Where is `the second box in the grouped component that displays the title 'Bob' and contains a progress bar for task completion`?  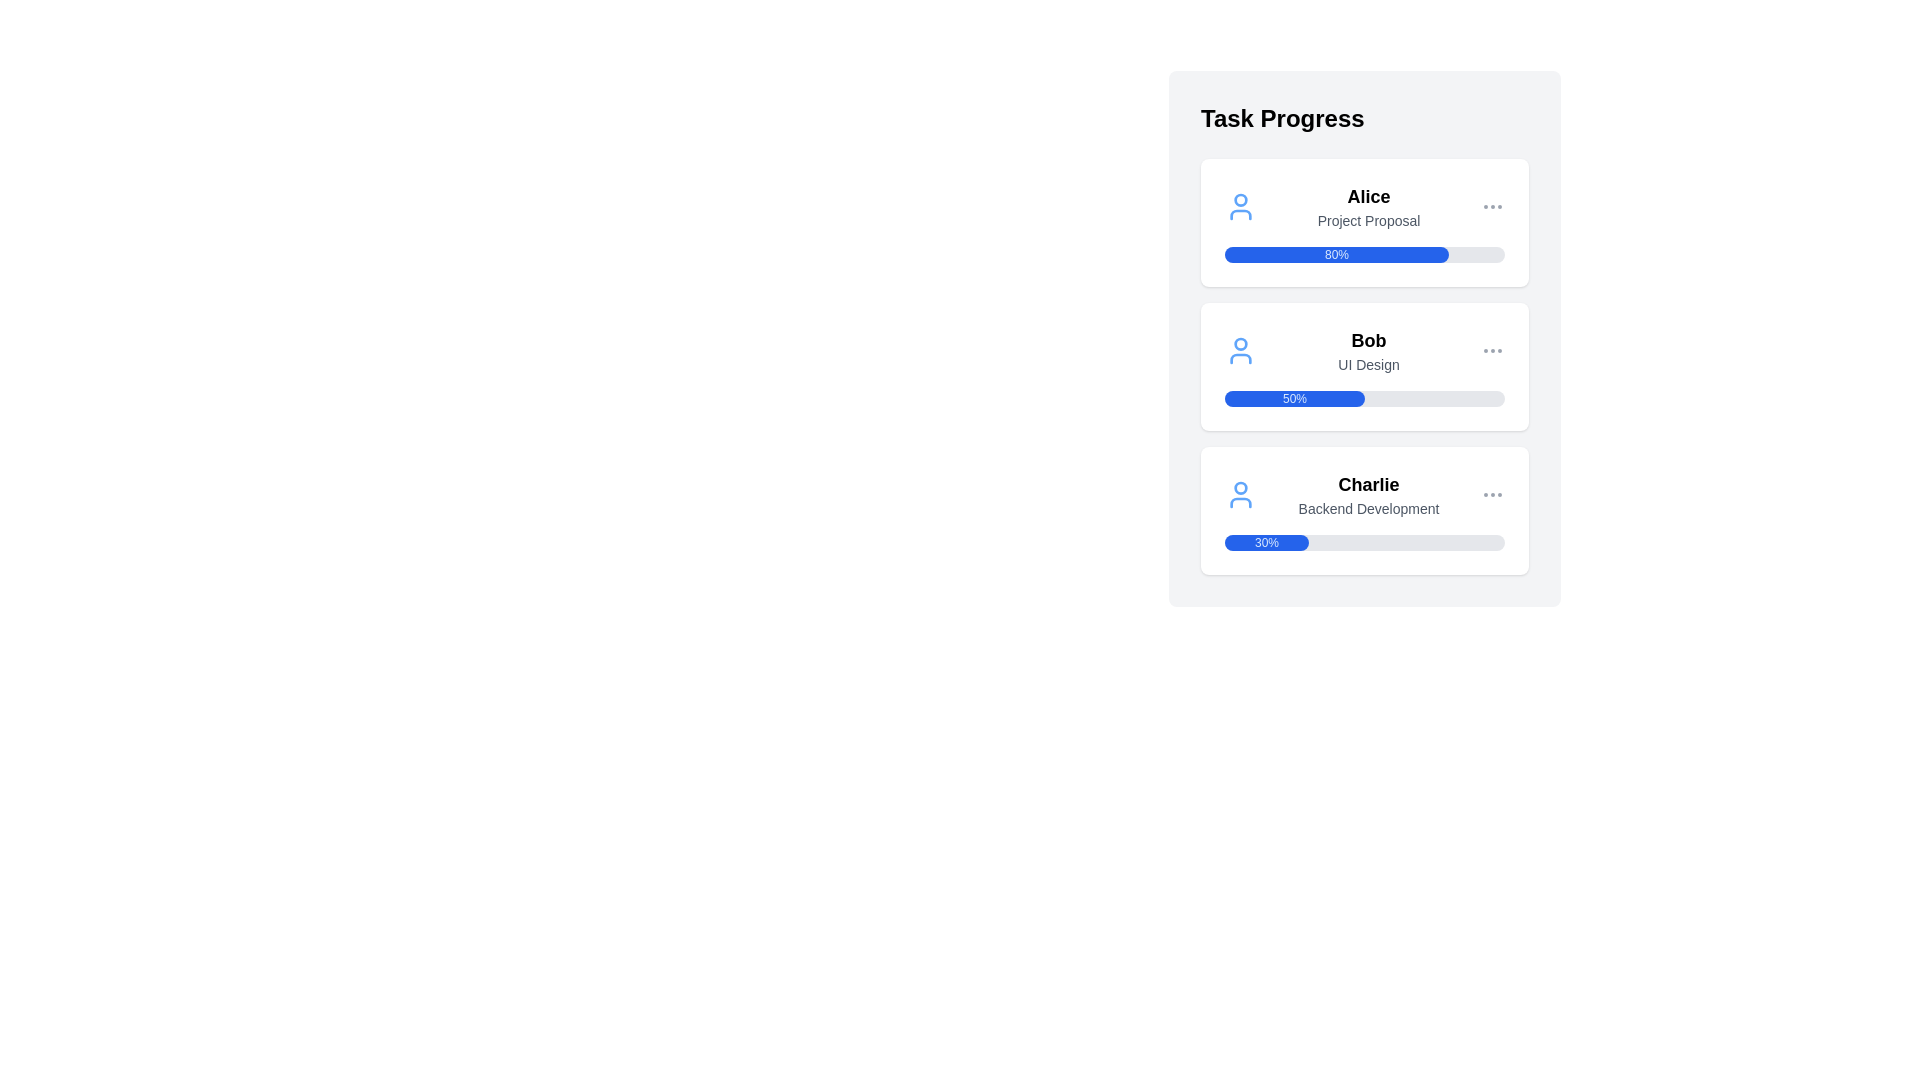
the second box in the grouped component that displays the title 'Bob' and contains a progress bar for task completion is located at coordinates (1363, 366).